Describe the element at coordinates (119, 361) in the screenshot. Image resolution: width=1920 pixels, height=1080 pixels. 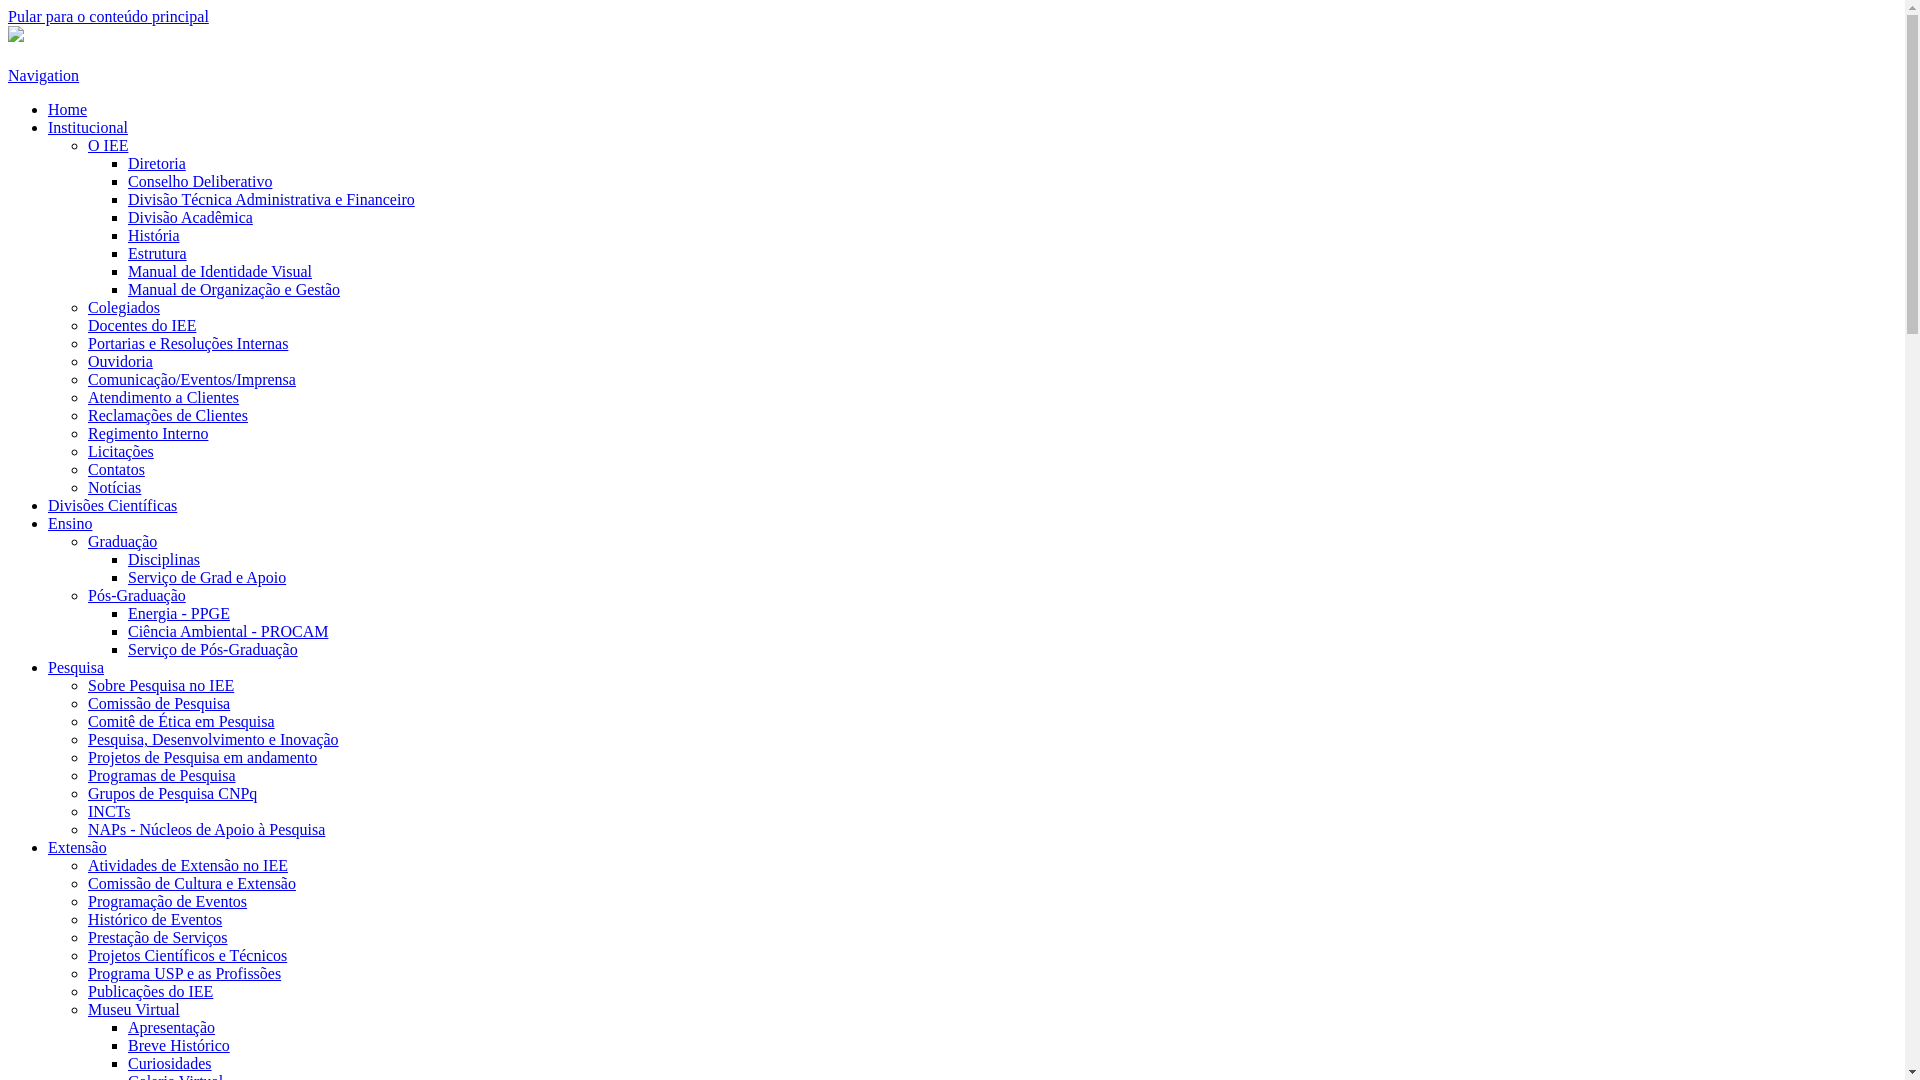
I see `'Ouvidoria'` at that location.